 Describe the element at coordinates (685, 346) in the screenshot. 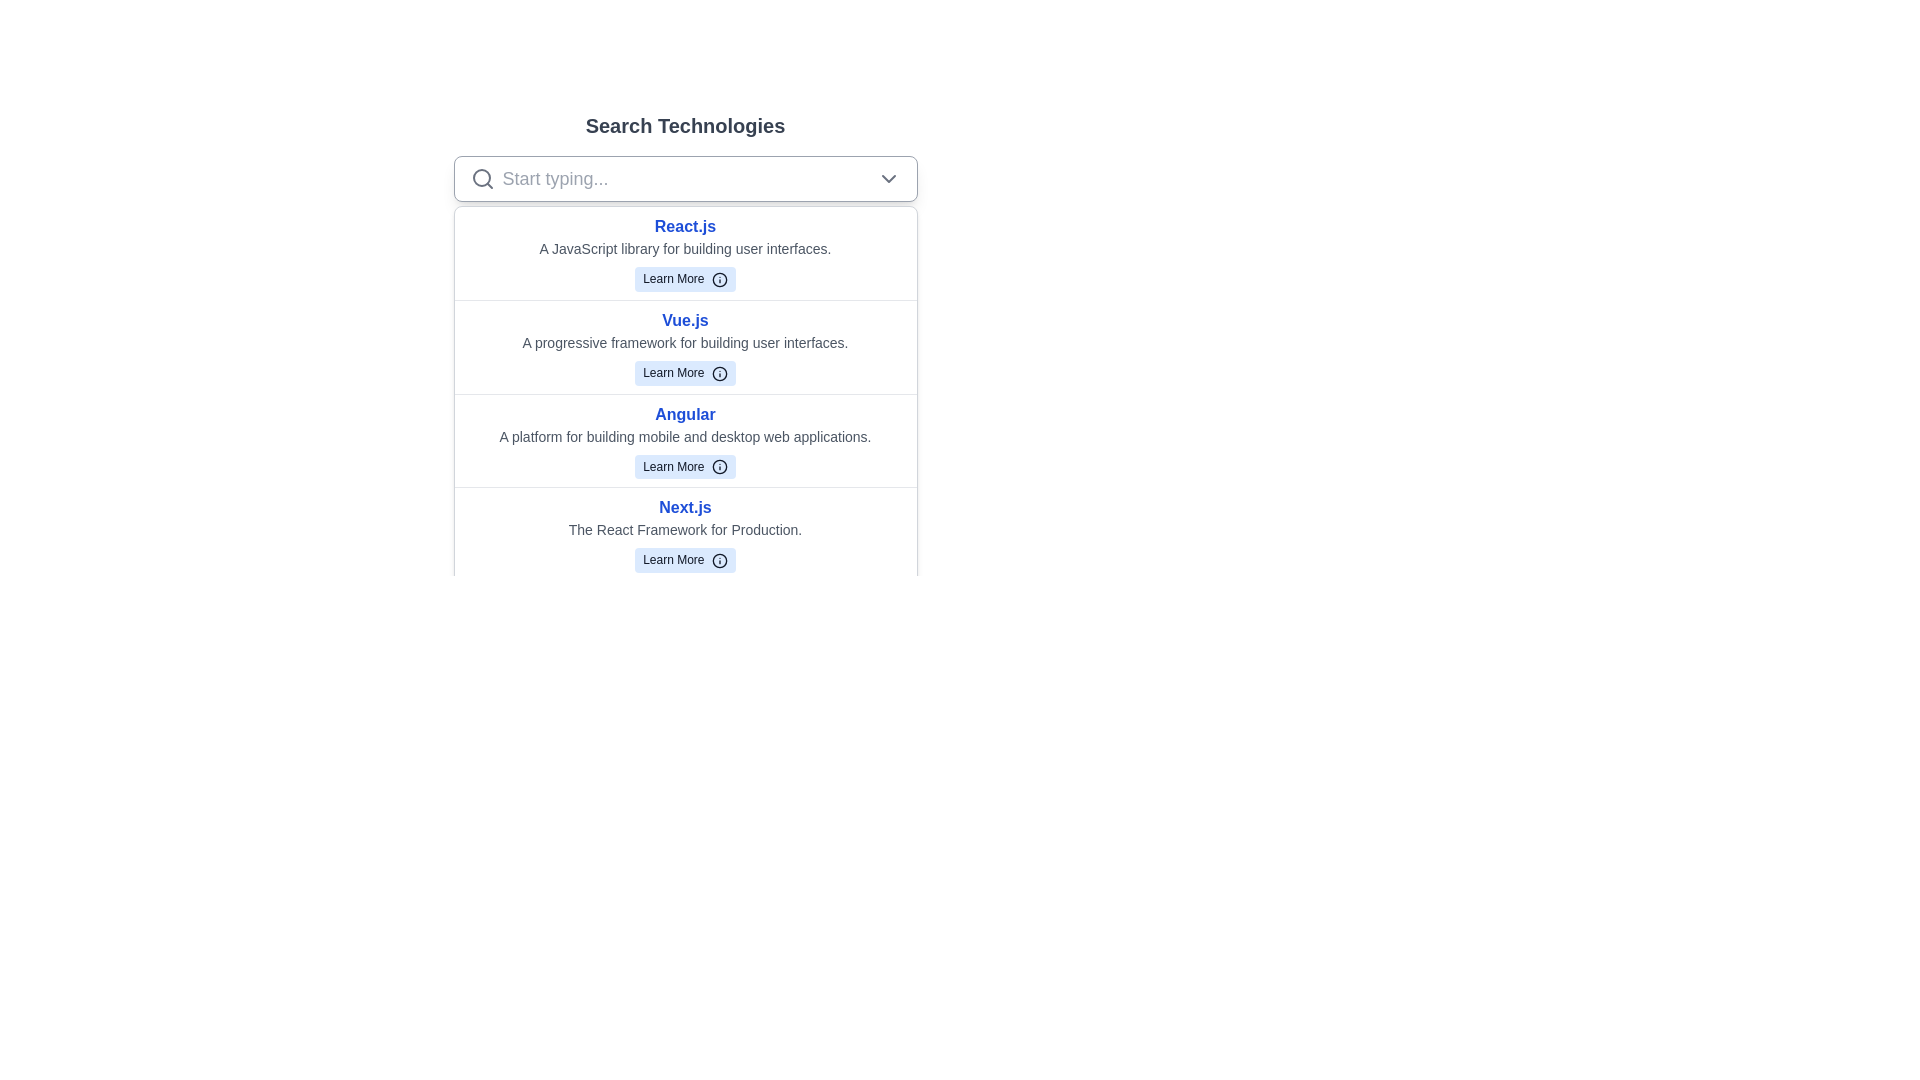

I see `the 'Learn More' button within the Vue.js information composite element located in the dropdown list below the search bar` at that location.